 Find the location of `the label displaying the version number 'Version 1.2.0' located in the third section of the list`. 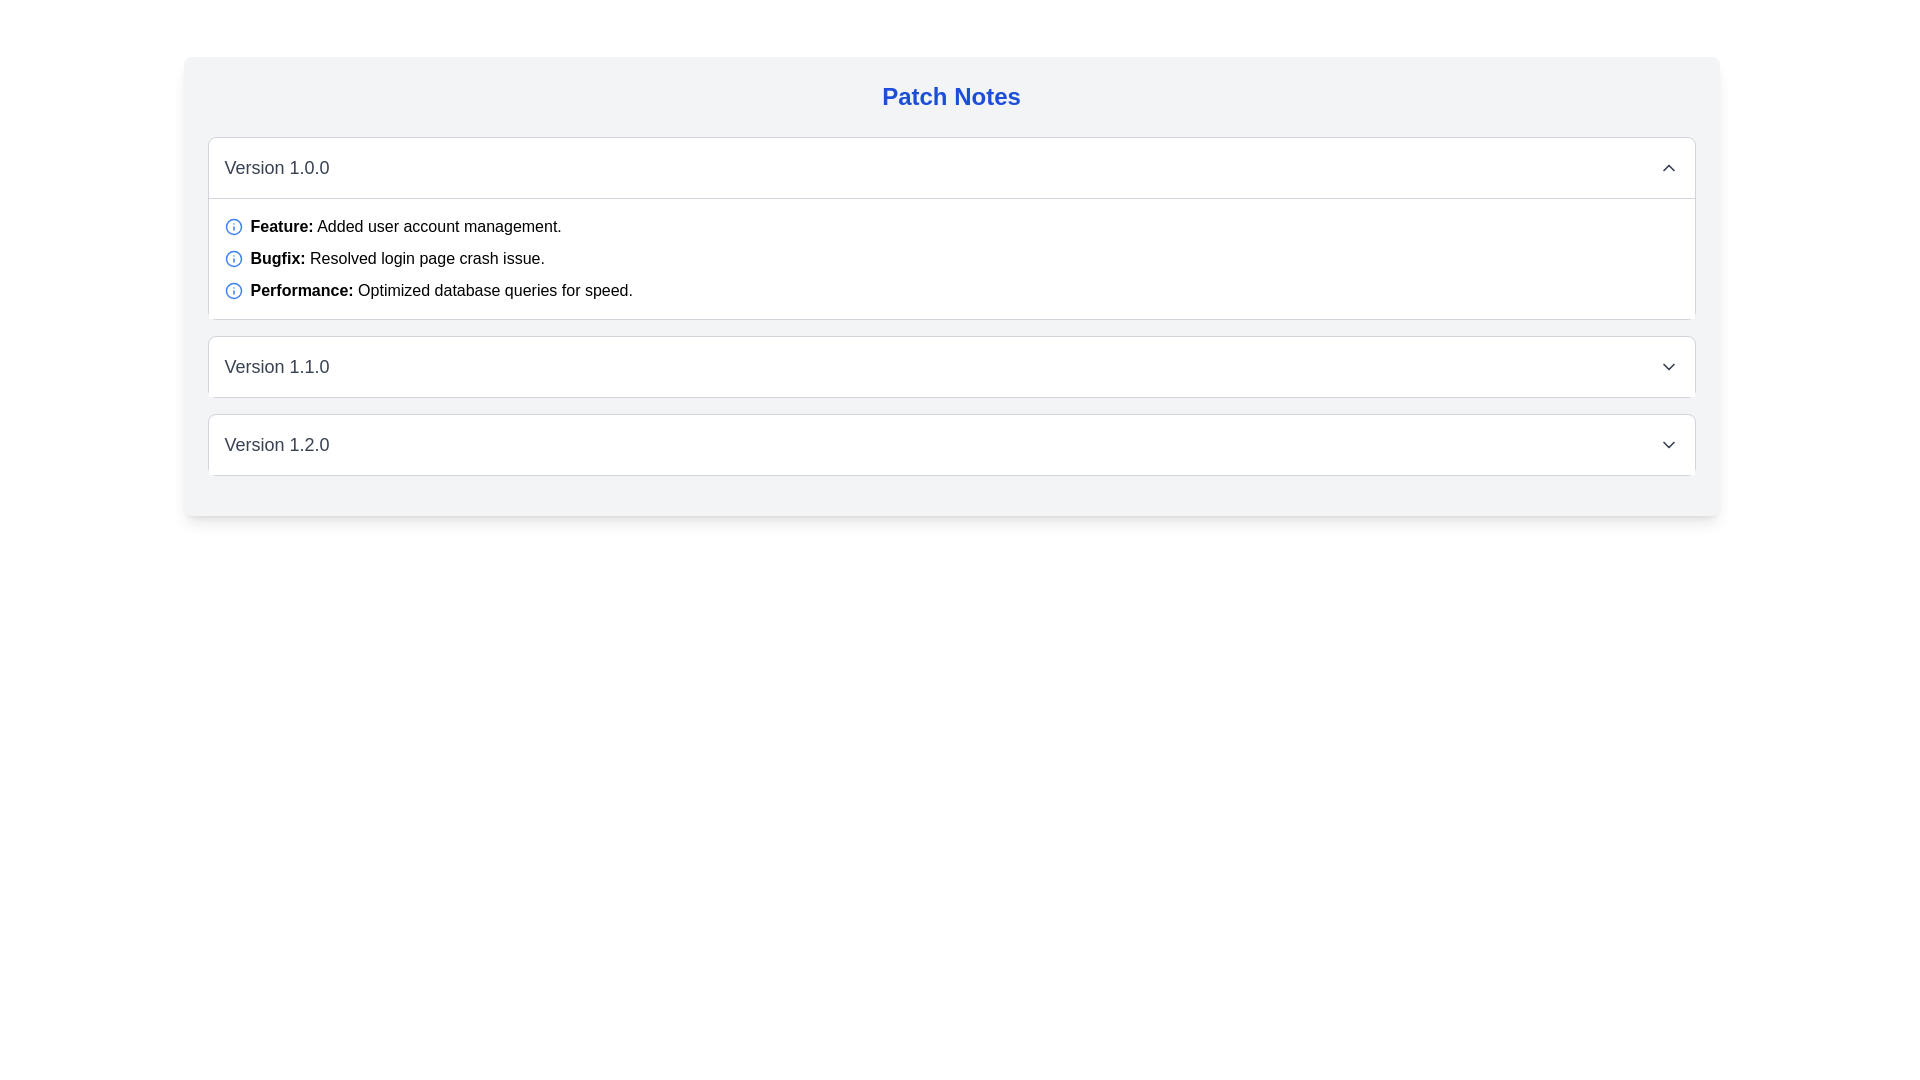

the label displaying the version number 'Version 1.2.0' located in the third section of the list is located at coordinates (276, 443).